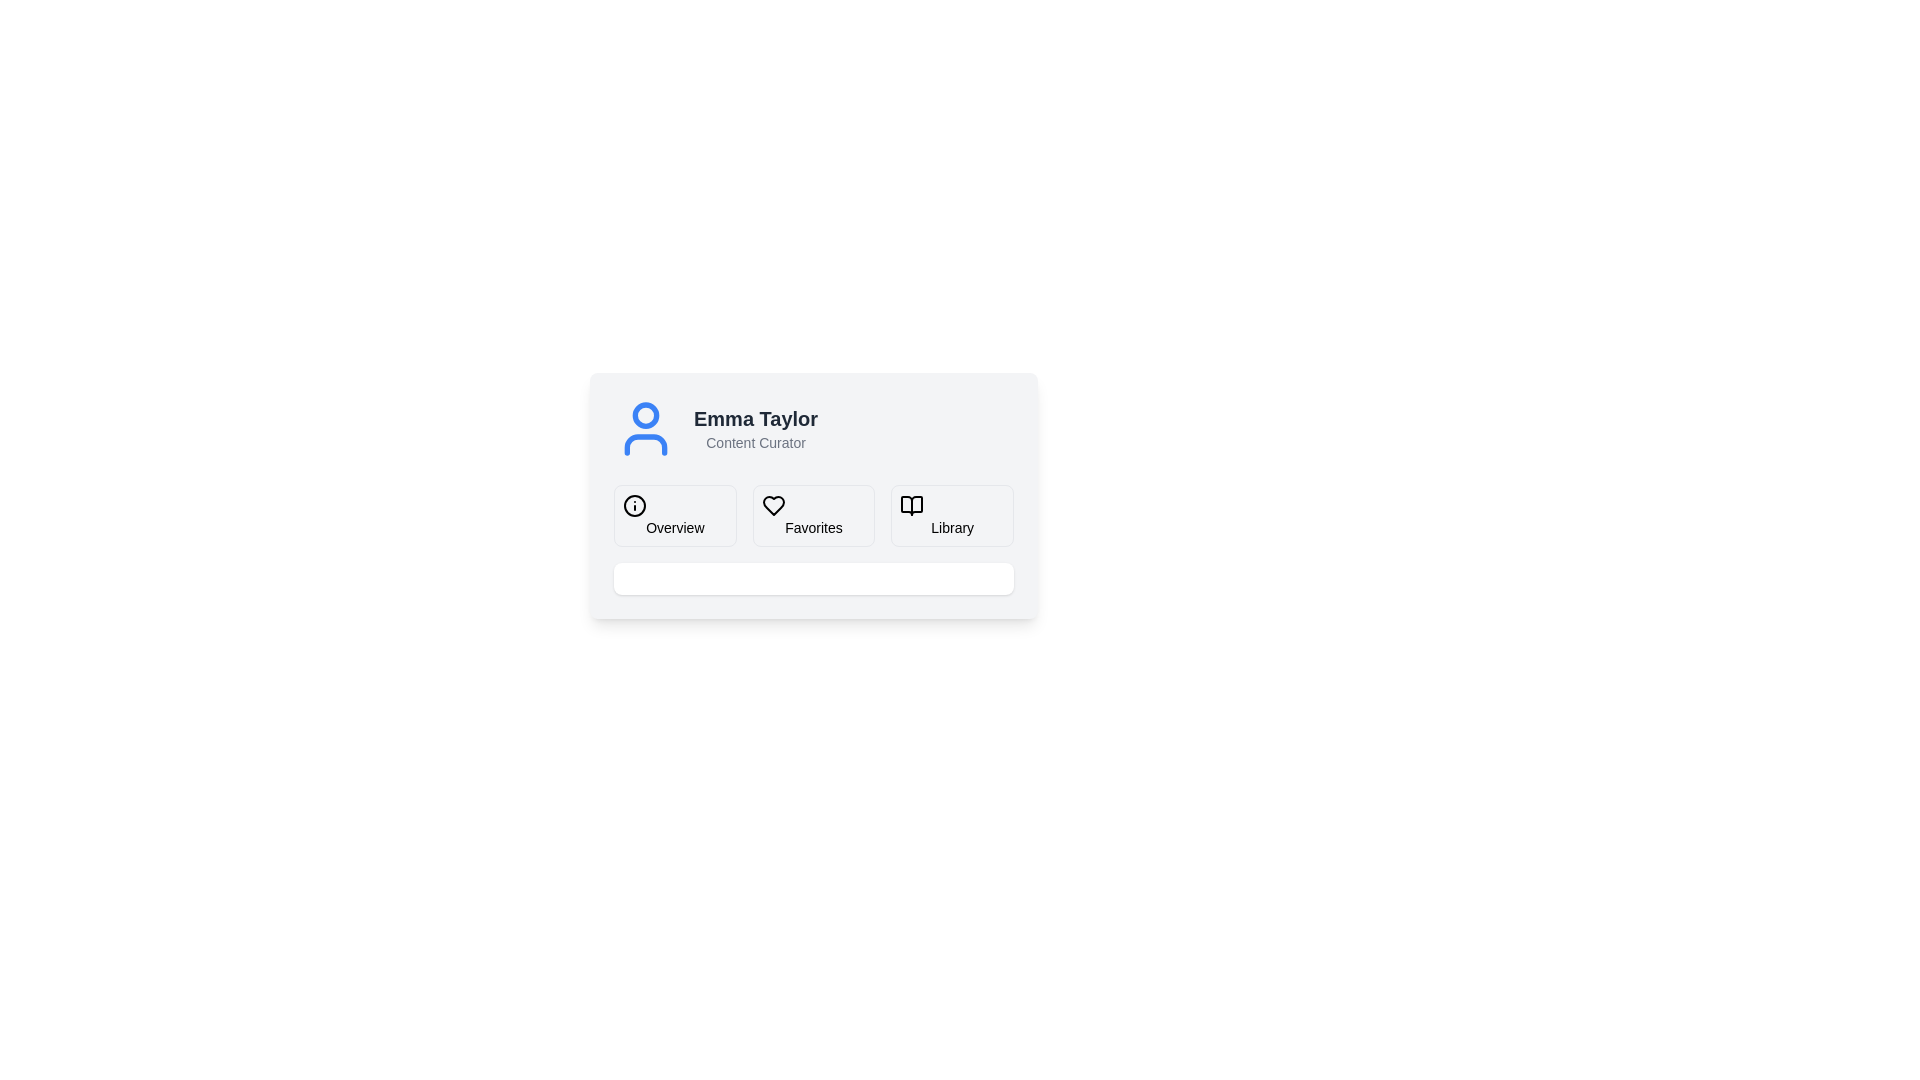 This screenshot has height=1080, width=1920. Describe the element at coordinates (646, 443) in the screenshot. I see `the decorative graphic element within the SVG icon that resembles a simplified human torso, located above the text 'Emma Taylor'` at that location.